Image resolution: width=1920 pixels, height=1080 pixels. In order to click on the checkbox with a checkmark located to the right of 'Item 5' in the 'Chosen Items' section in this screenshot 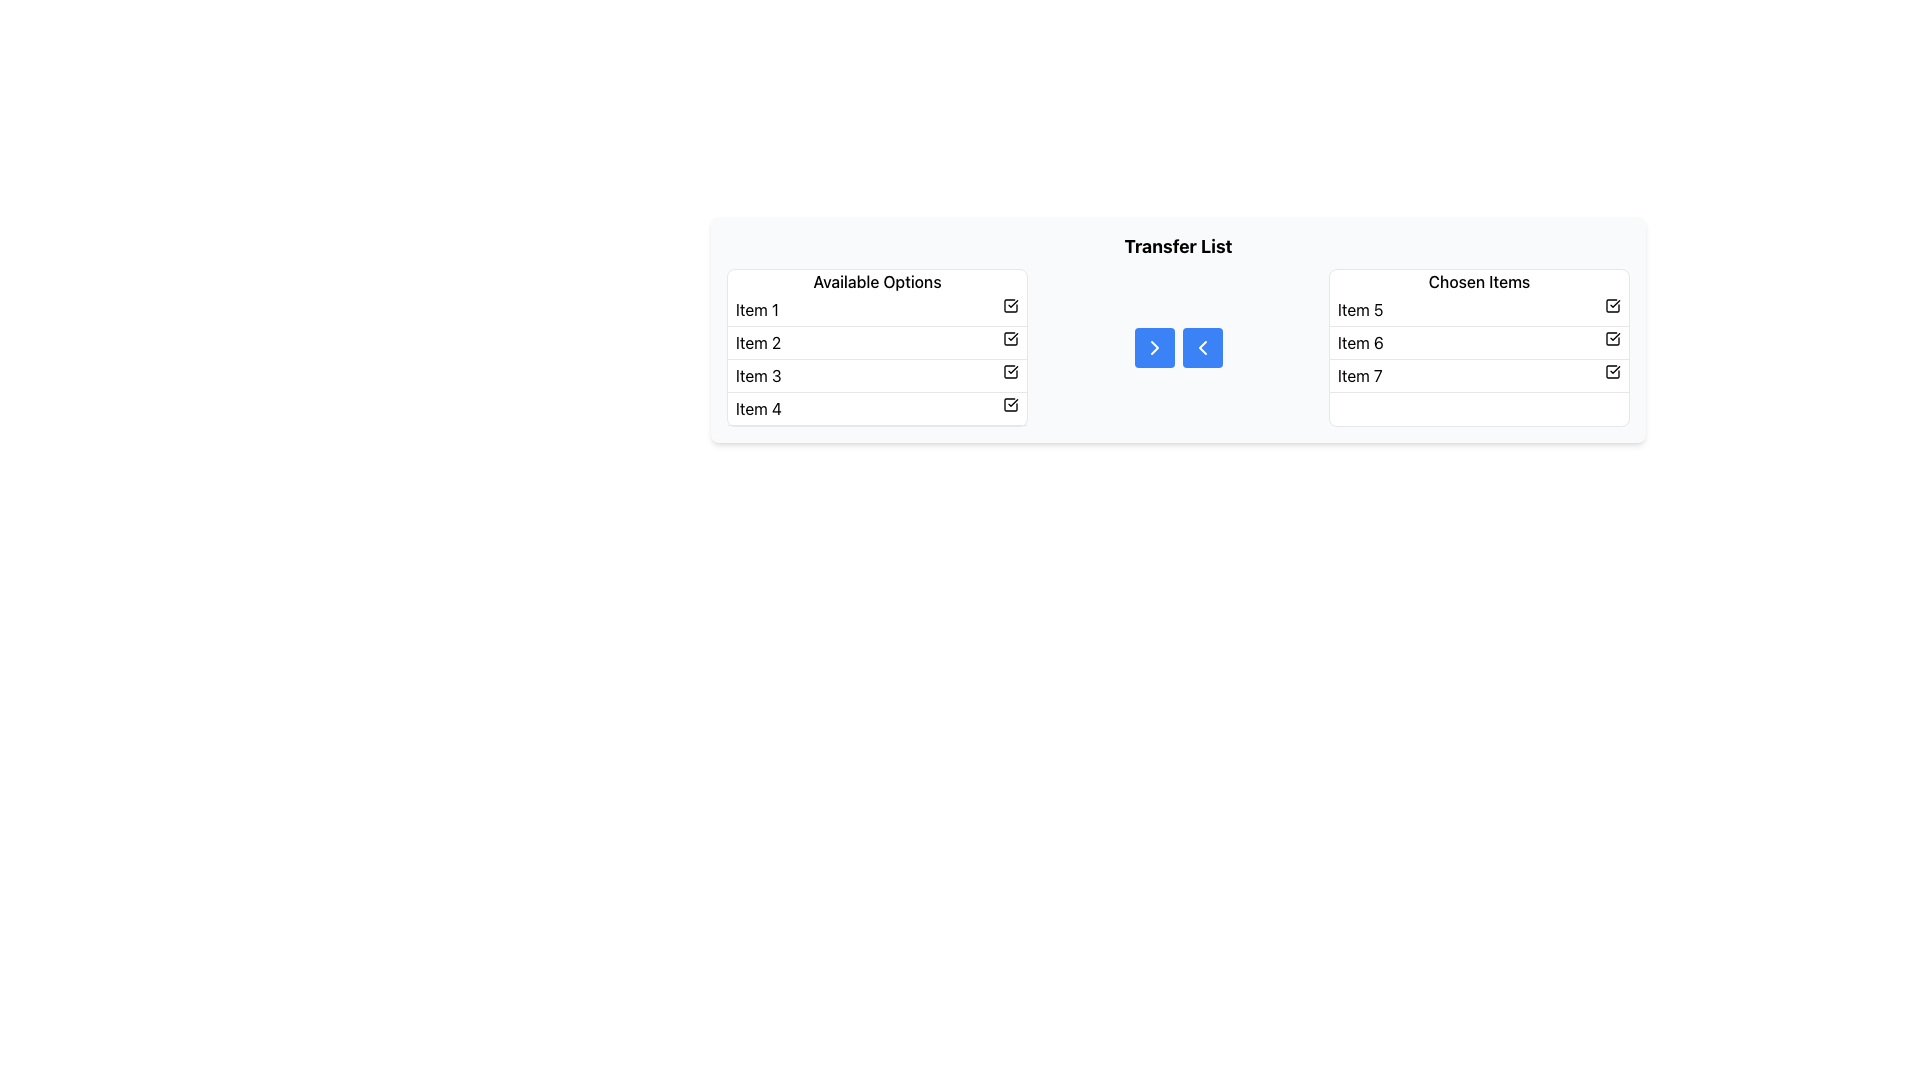, I will do `click(1612, 305)`.